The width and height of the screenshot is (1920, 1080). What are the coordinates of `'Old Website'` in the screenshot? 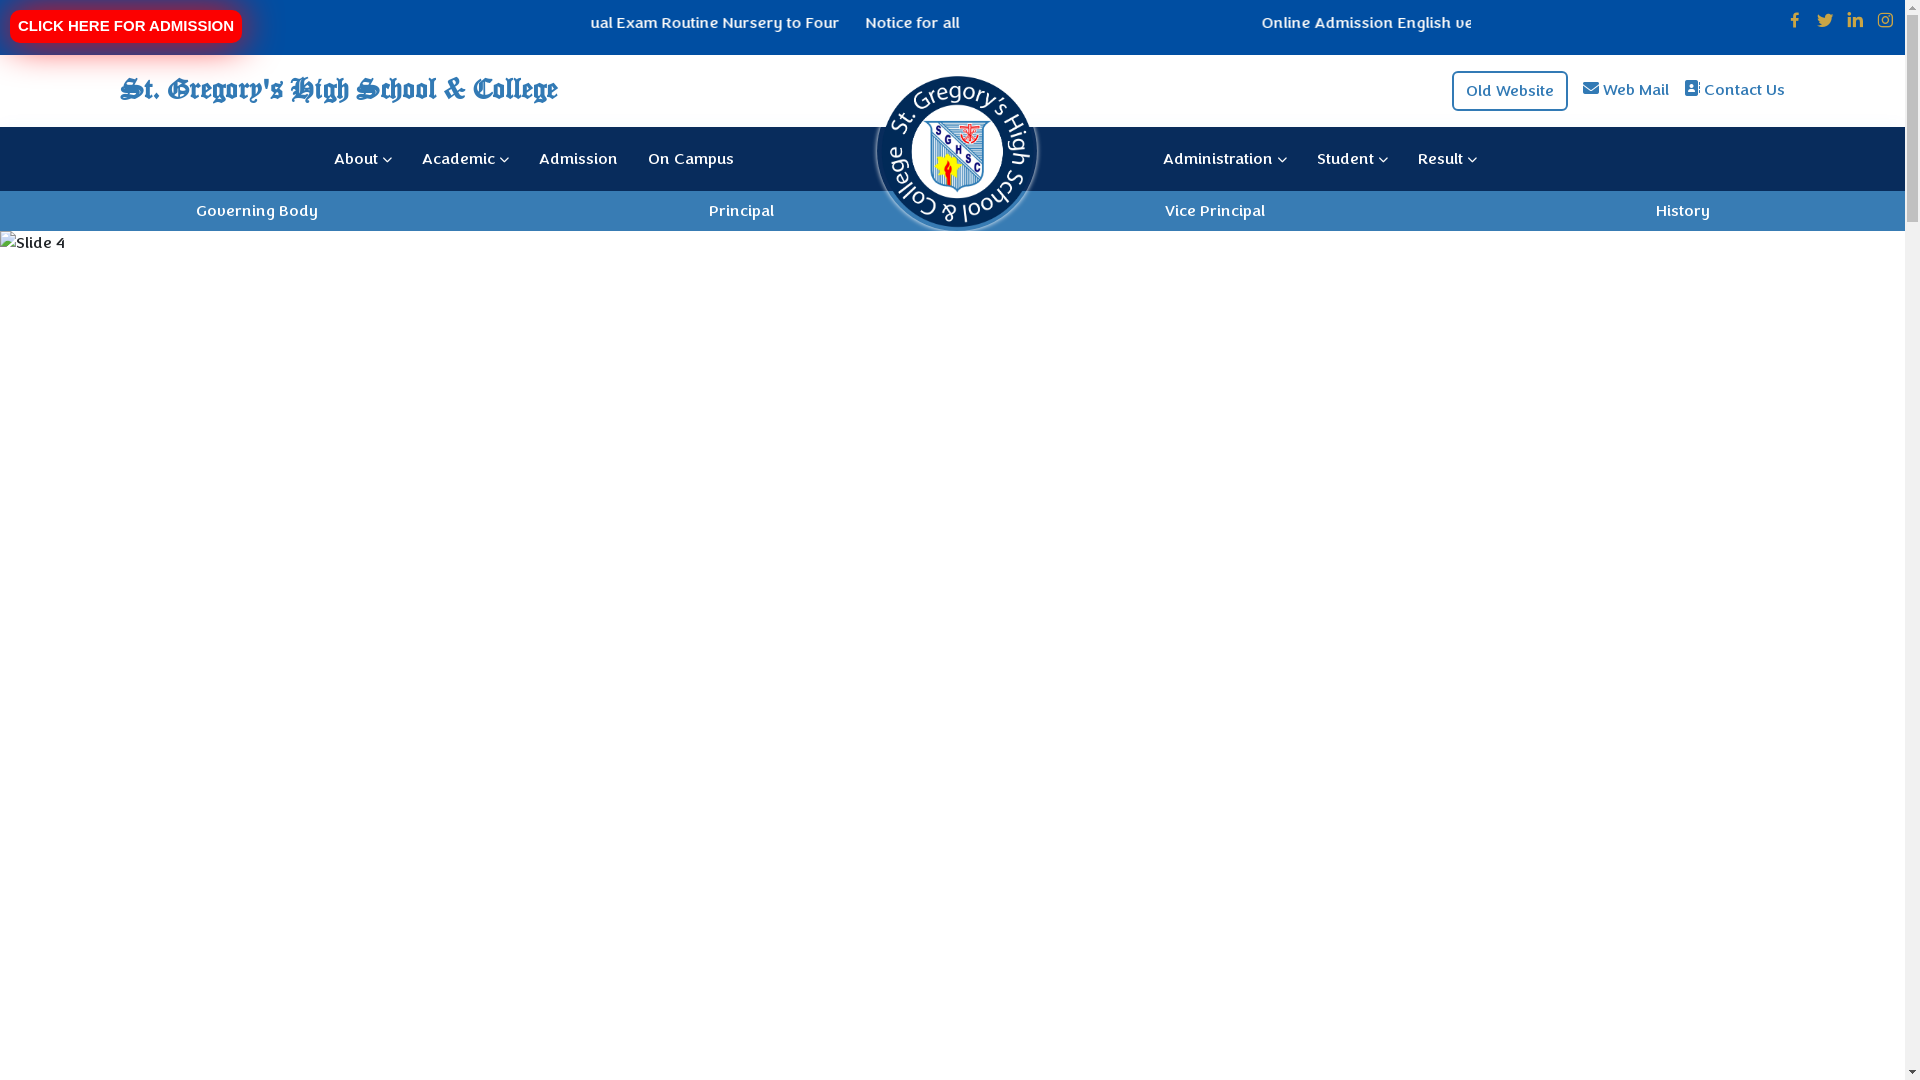 It's located at (1510, 88).